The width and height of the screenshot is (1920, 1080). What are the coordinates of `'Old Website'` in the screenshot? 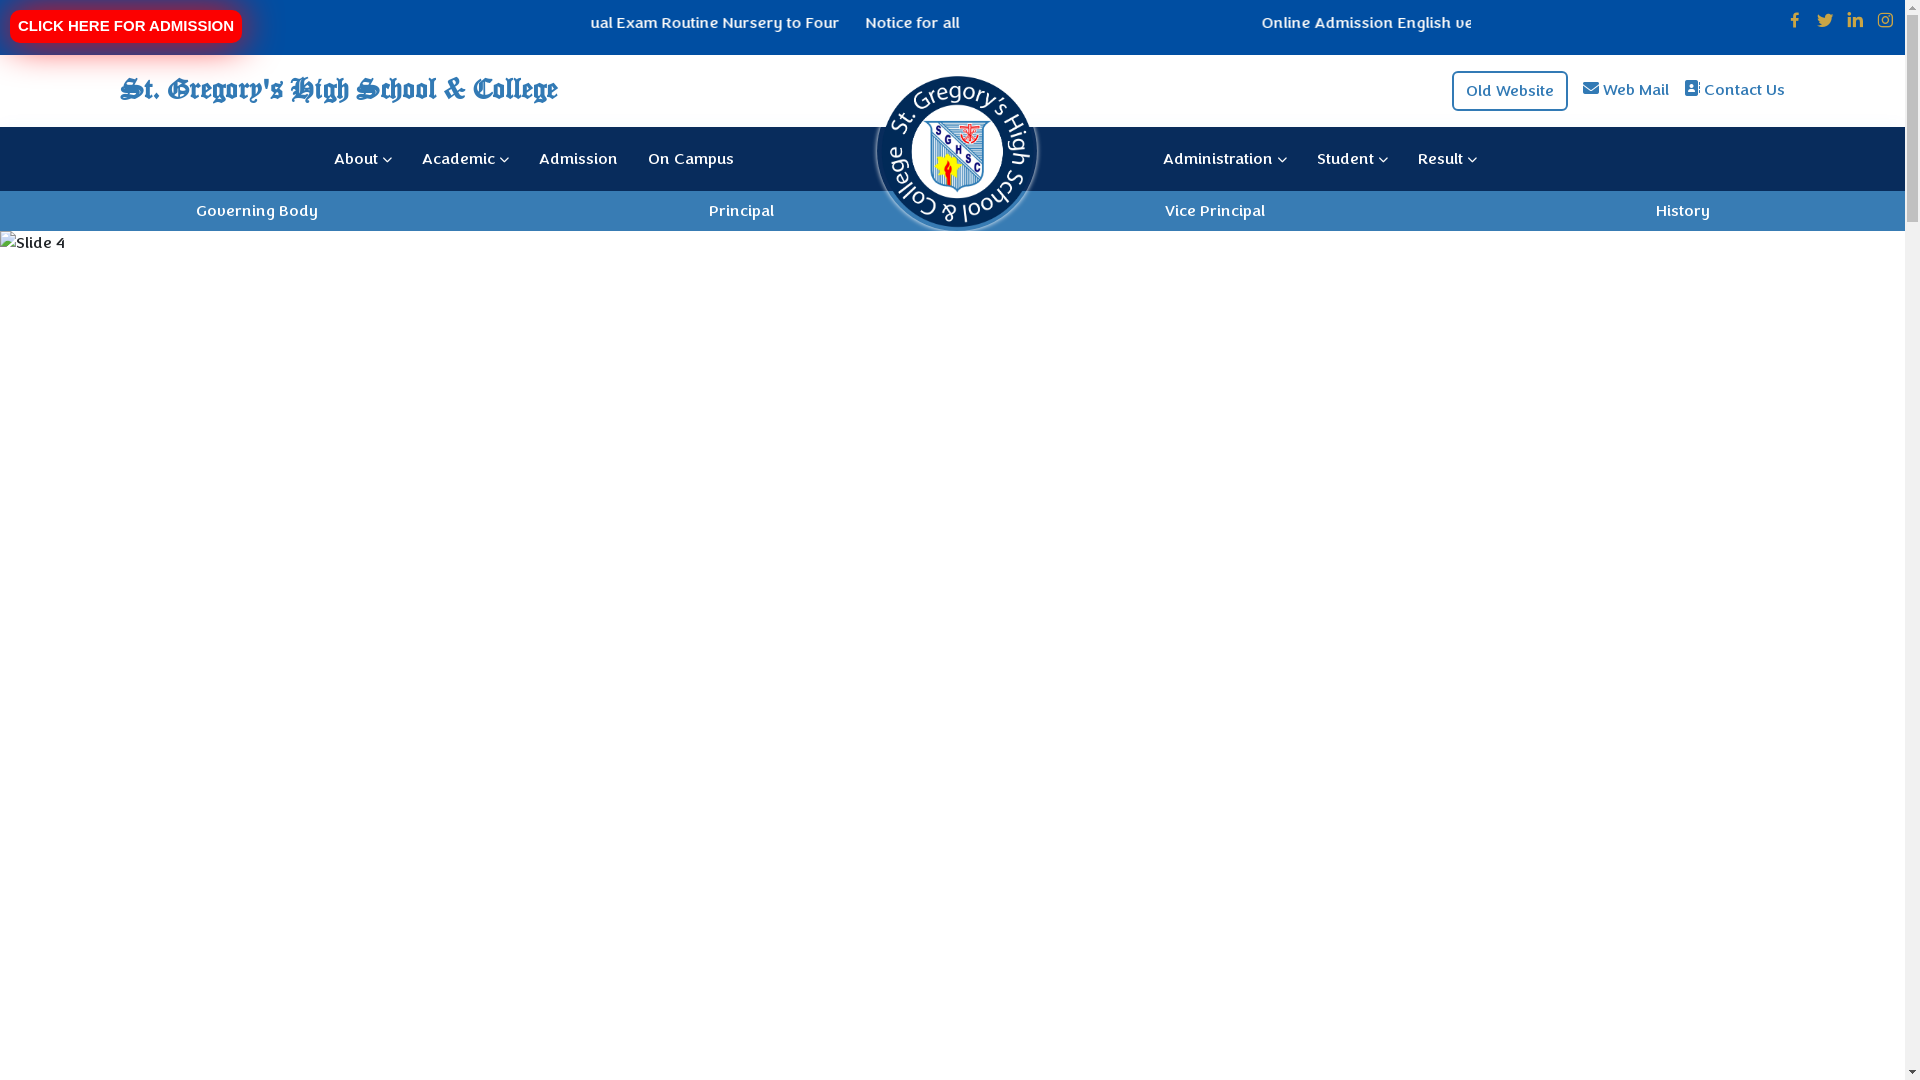 It's located at (1510, 88).